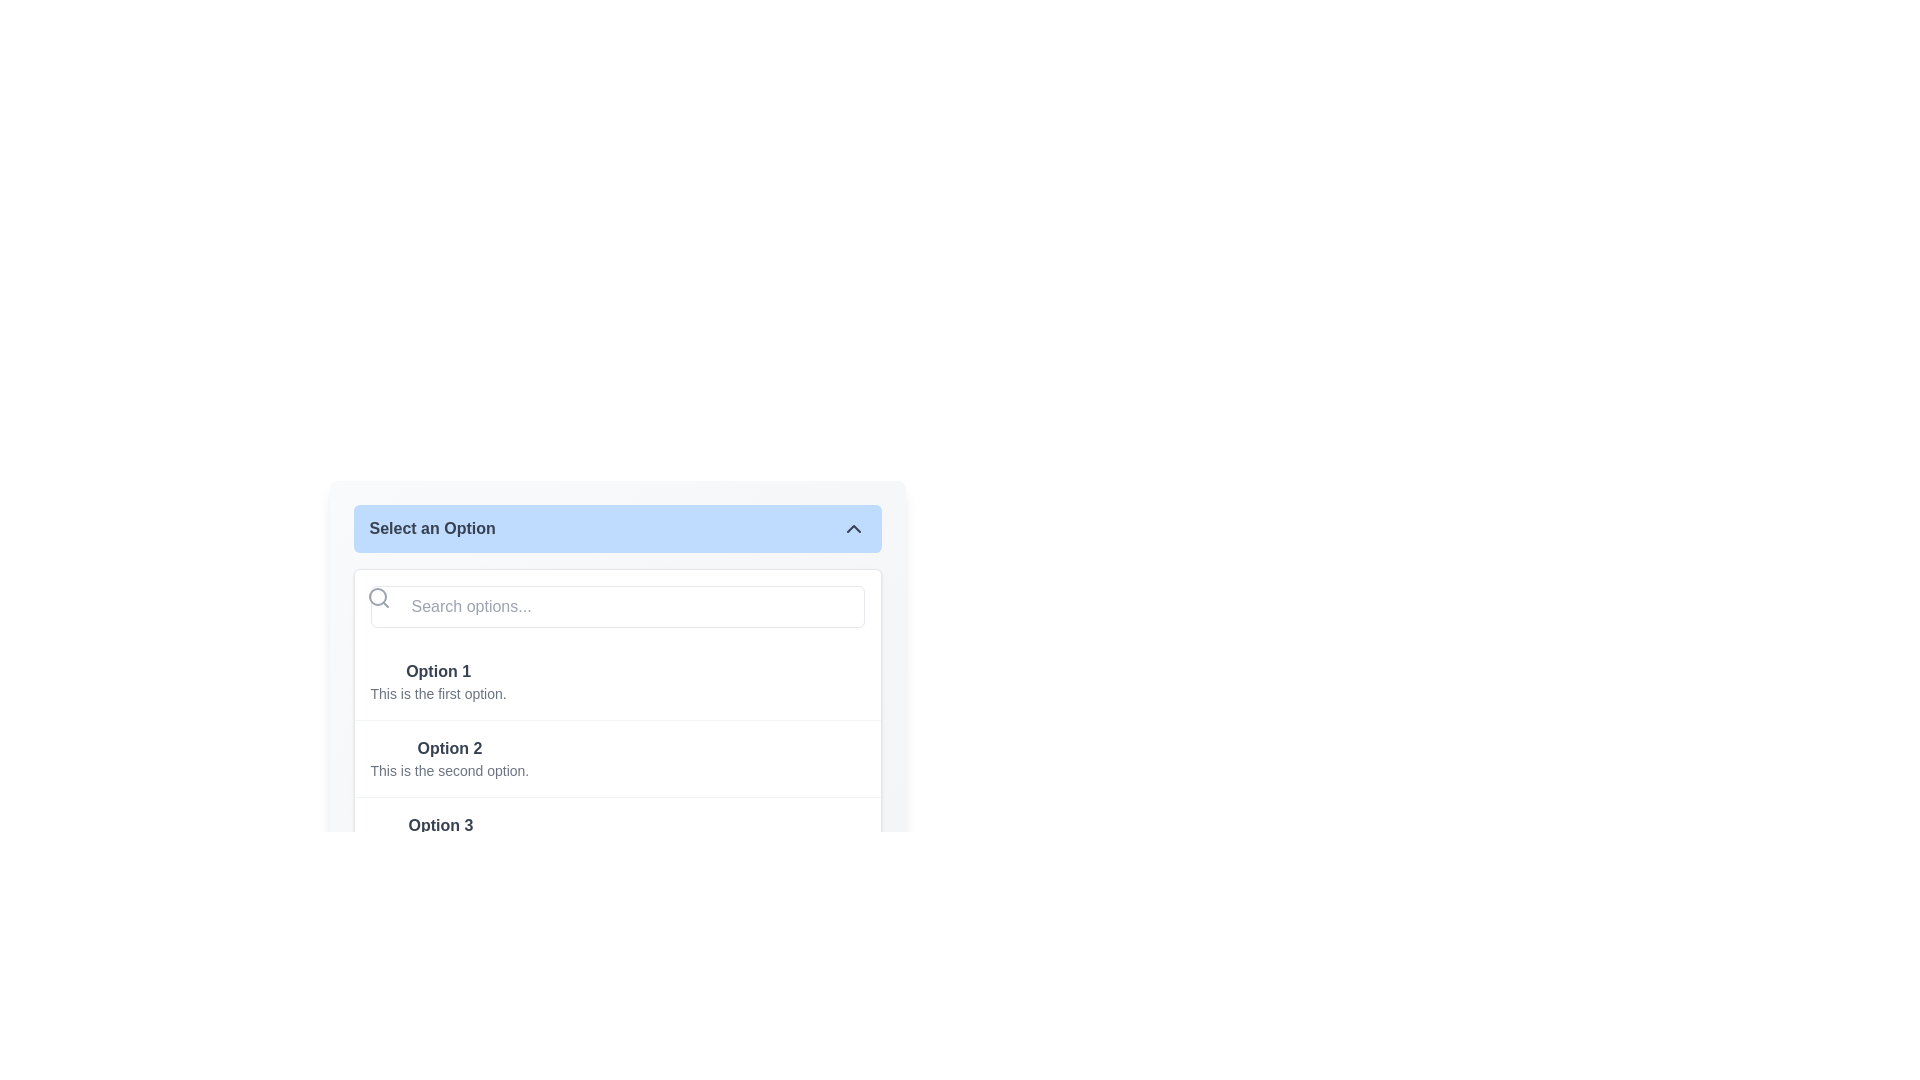 Image resolution: width=1920 pixels, height=1080 pixels. What do you see at coordinates (616, 728) in the screenshot?
I see `the second option 'Option 2' in the dropdown menu labeled 'Select an Option'` at bounding box center [616, 728].